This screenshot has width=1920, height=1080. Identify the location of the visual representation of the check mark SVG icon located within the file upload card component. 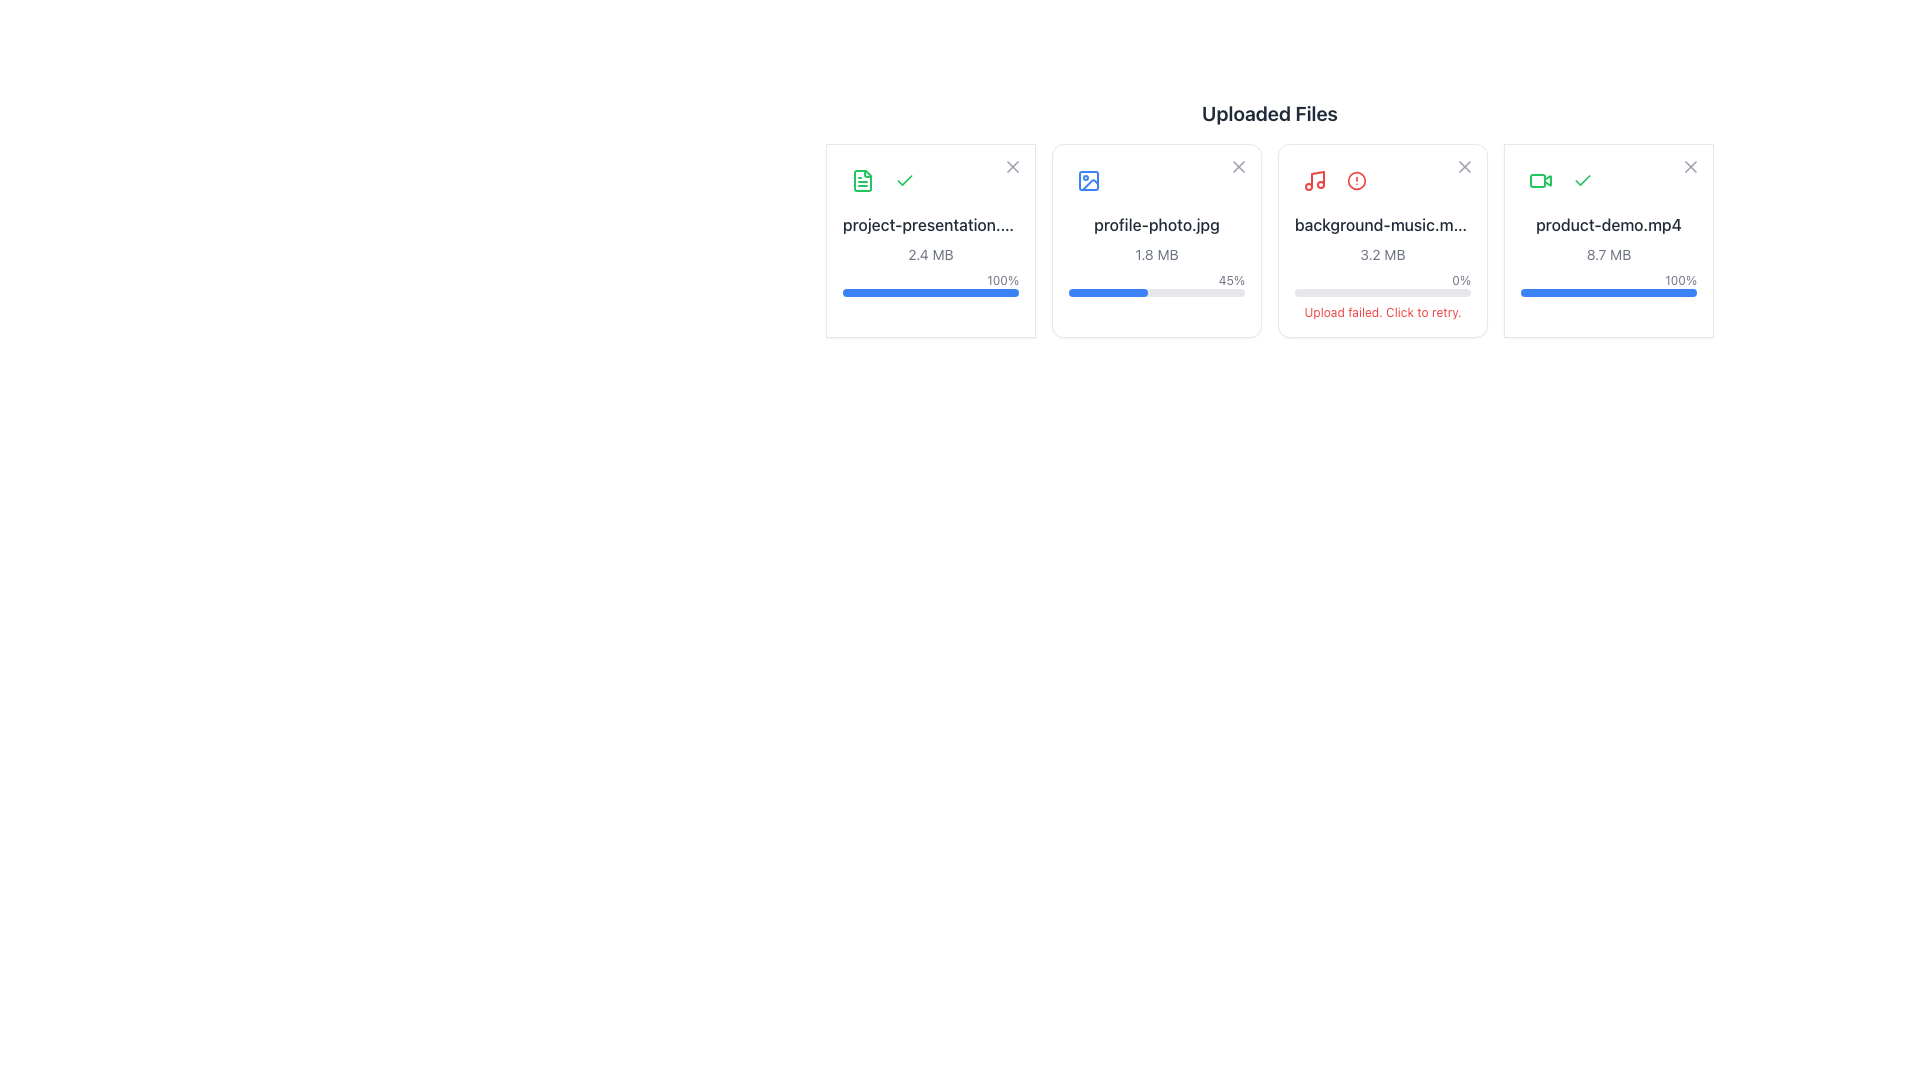
(1582, 180).